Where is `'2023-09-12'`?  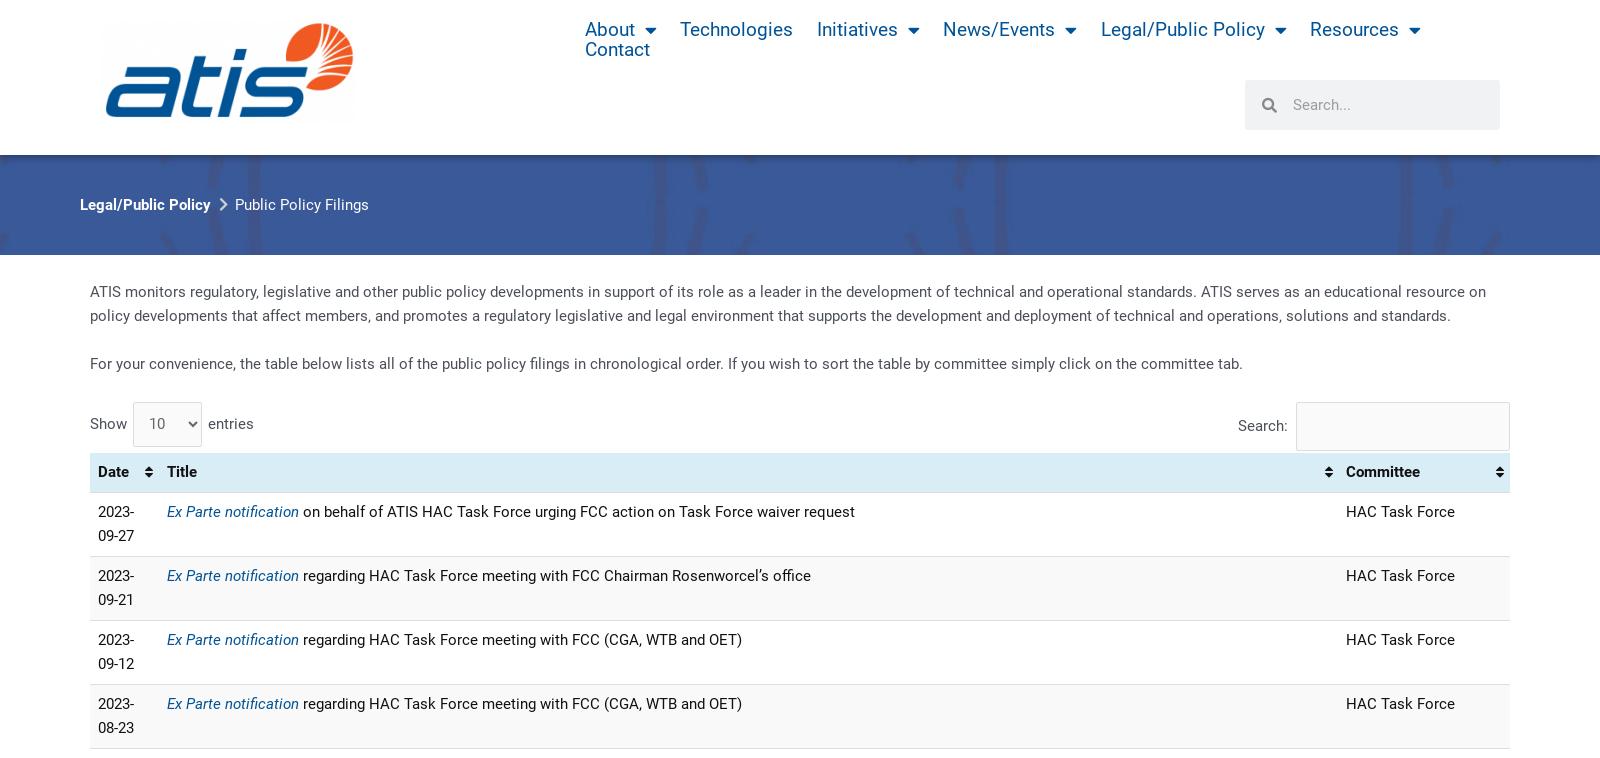 '2023-09-12' is located at coordinates (114, 652).